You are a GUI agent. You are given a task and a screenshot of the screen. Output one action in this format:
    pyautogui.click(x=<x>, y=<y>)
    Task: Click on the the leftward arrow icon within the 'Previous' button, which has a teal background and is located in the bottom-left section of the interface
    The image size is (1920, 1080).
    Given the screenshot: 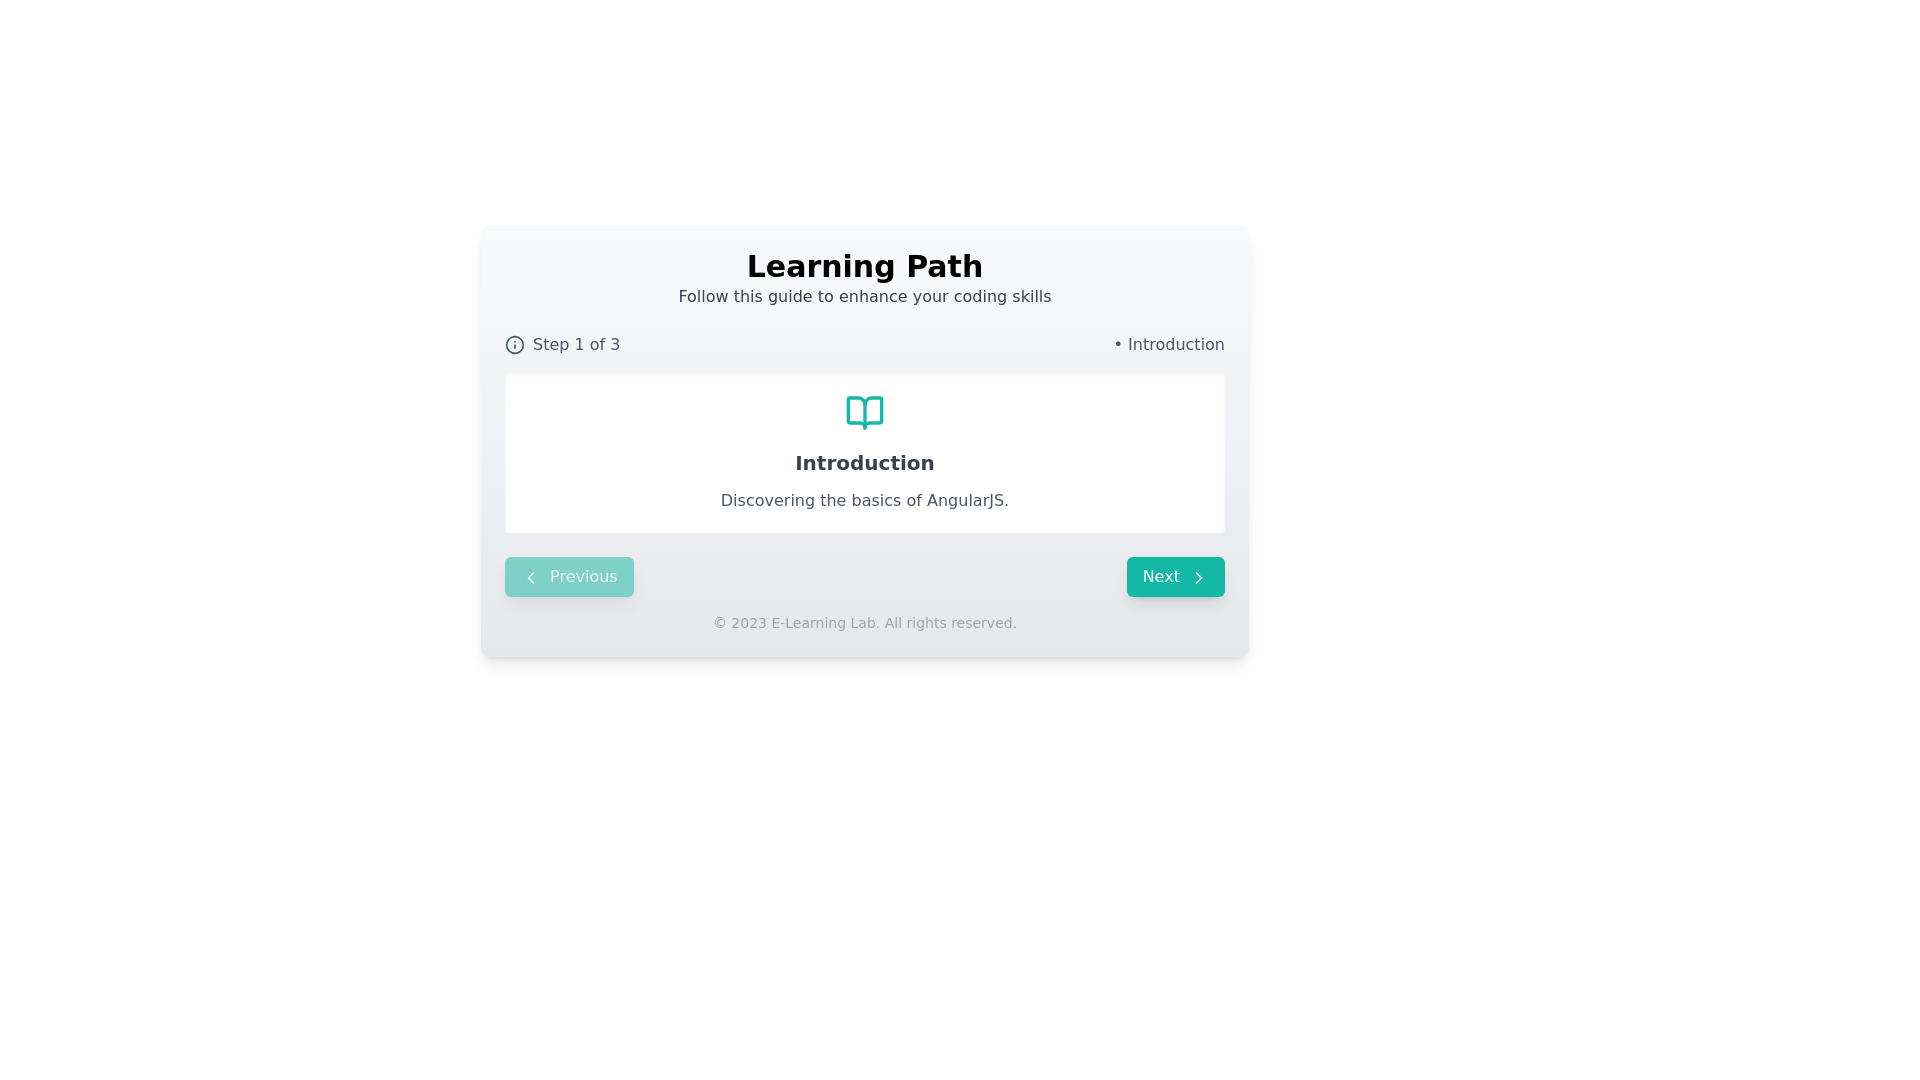 What is the action you would take?
    pyautogui.click(x=531, y=577)
    